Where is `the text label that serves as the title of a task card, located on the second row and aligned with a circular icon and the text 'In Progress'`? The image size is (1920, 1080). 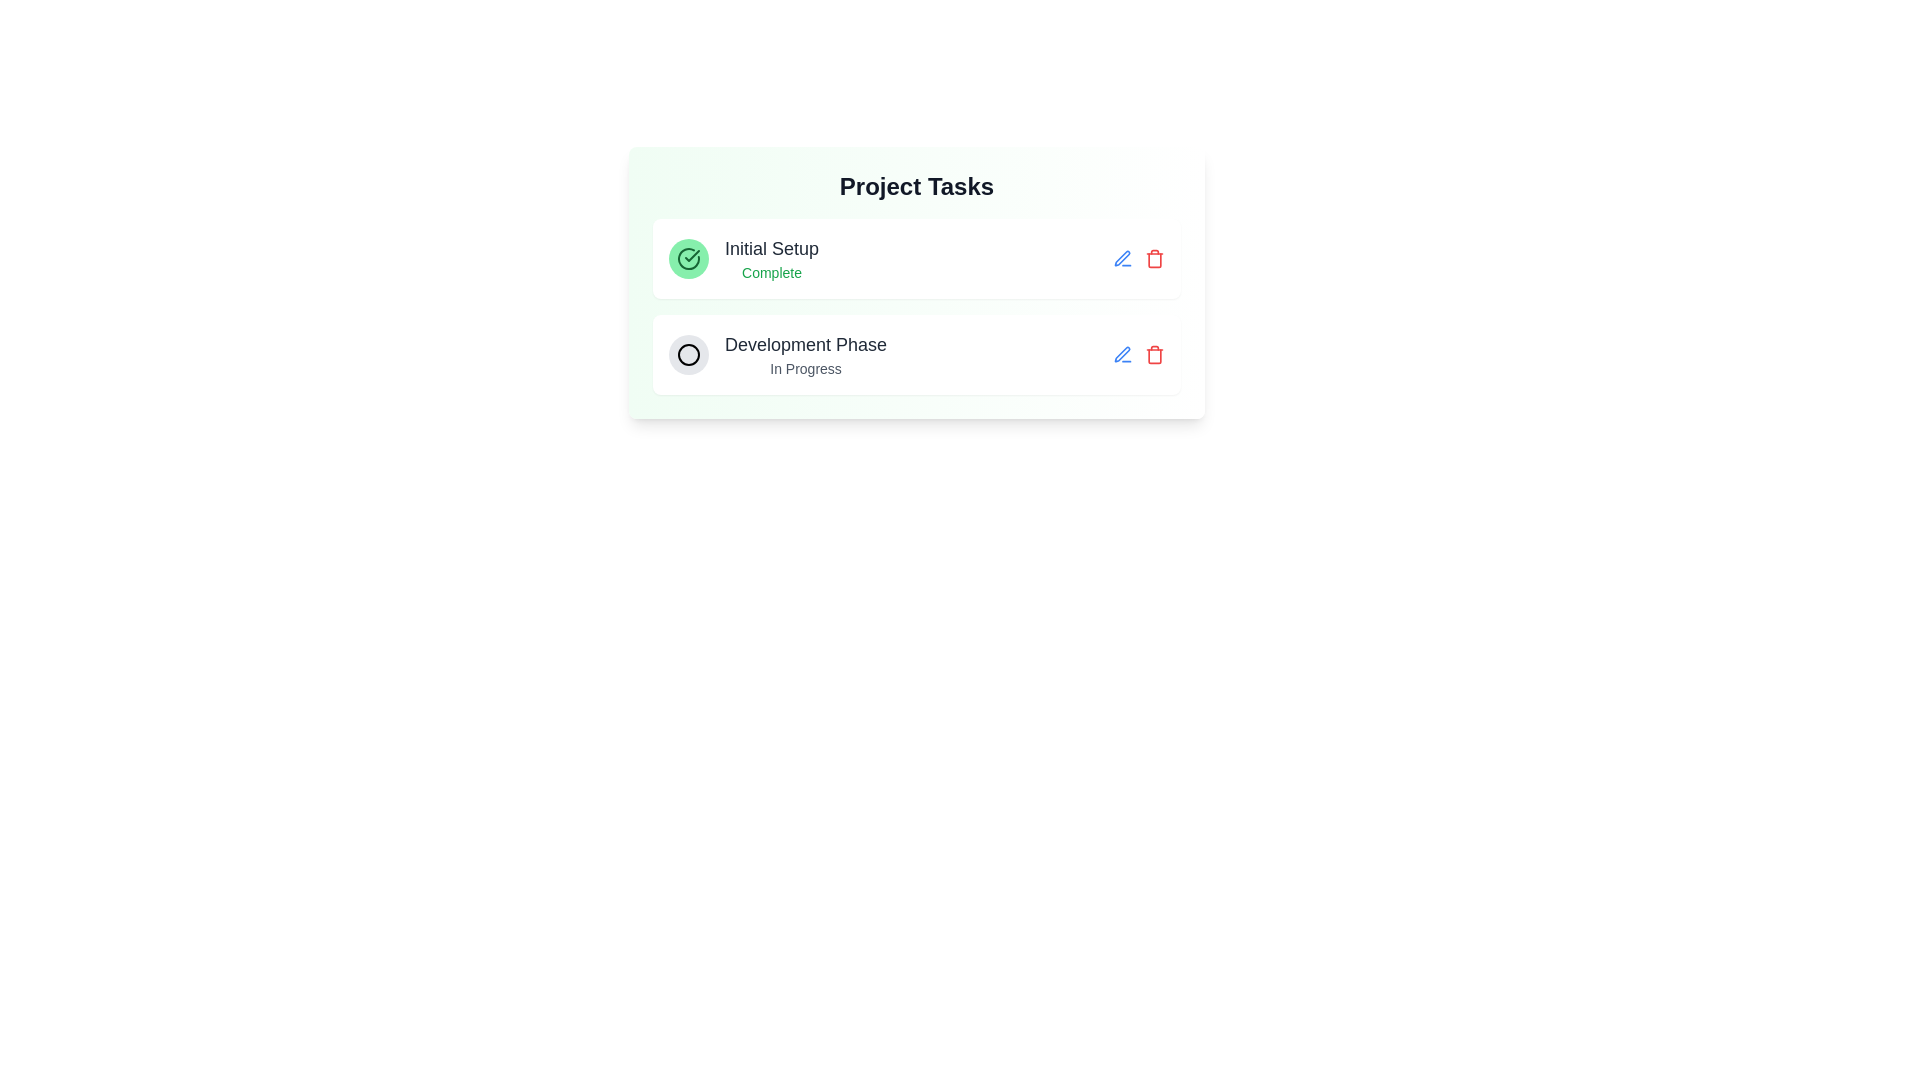 the text label that serves as the title of a task card, located on the second row and aligned with a circular icon and the text 'In Progress' is located at coordinates (806, 343).